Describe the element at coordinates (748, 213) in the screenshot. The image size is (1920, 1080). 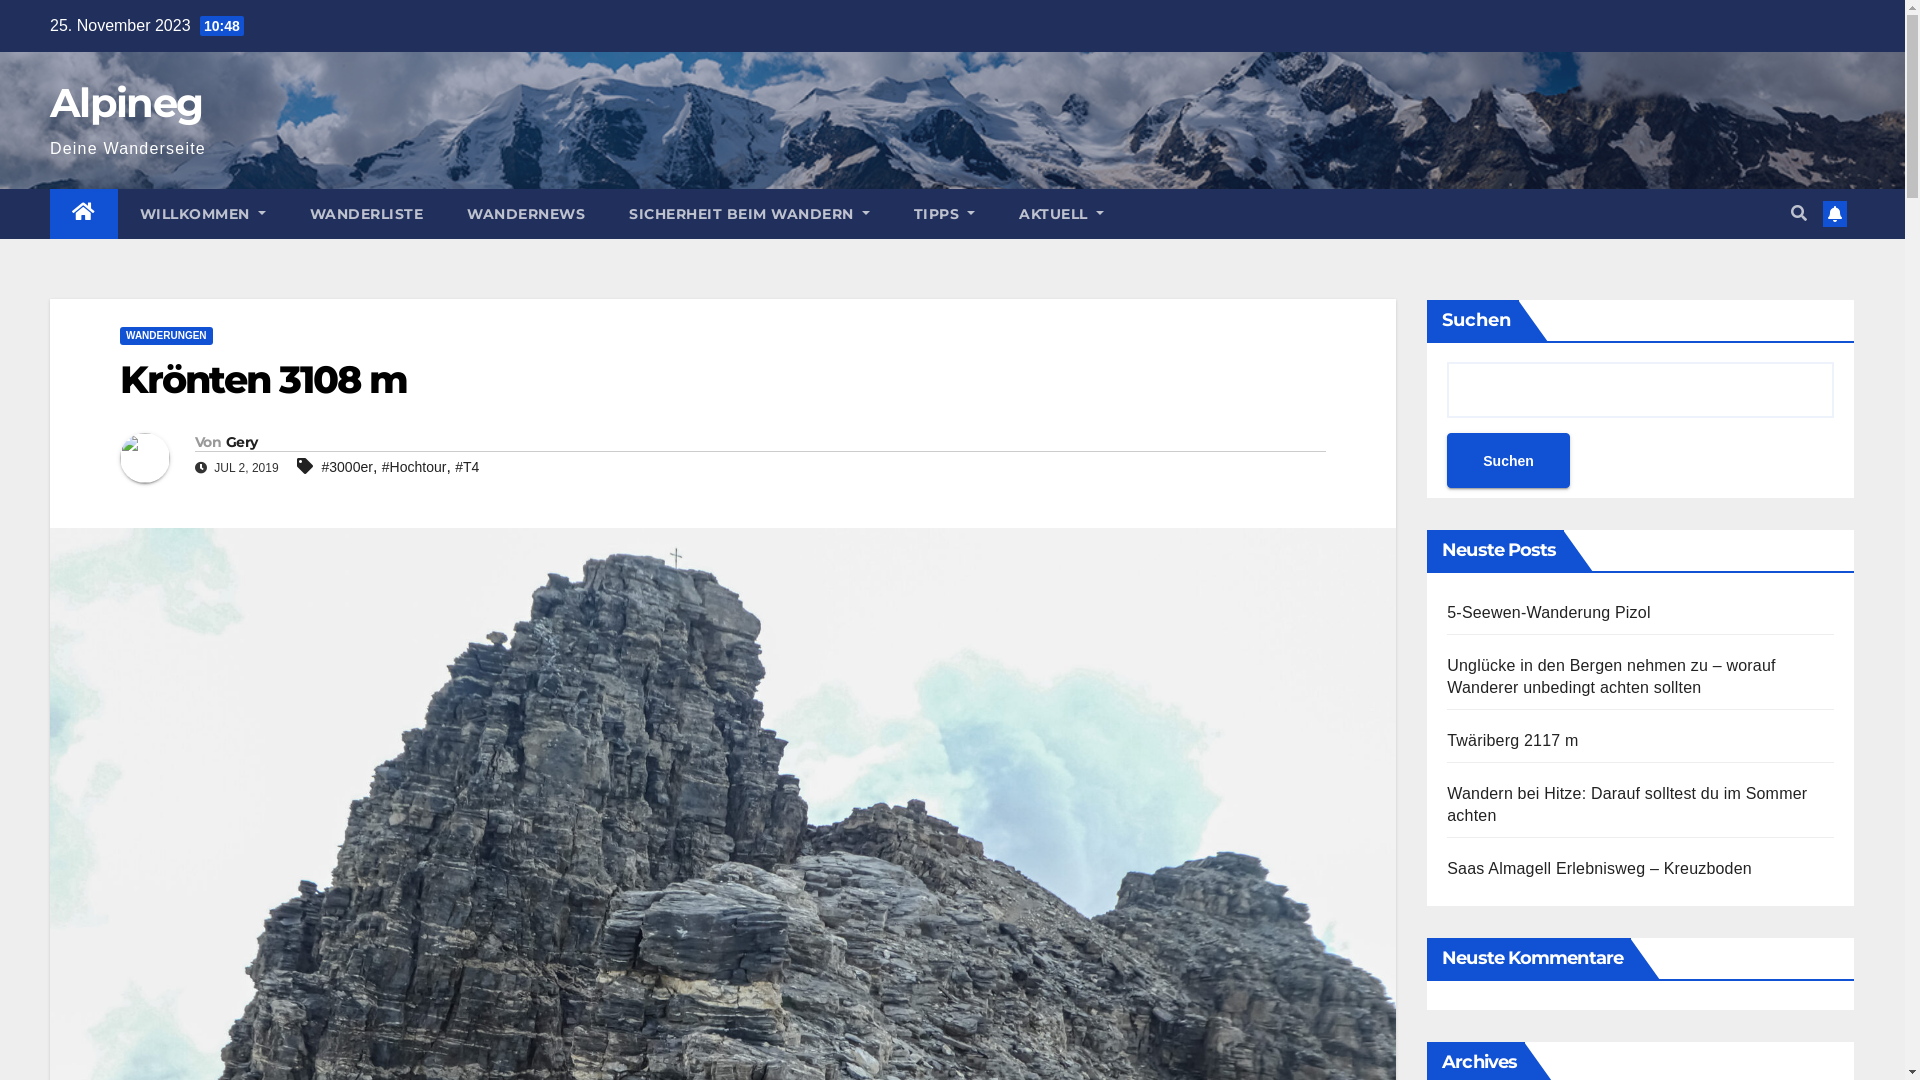
I see `'SICHERHEIT BEIM WANDERN'` at that location.